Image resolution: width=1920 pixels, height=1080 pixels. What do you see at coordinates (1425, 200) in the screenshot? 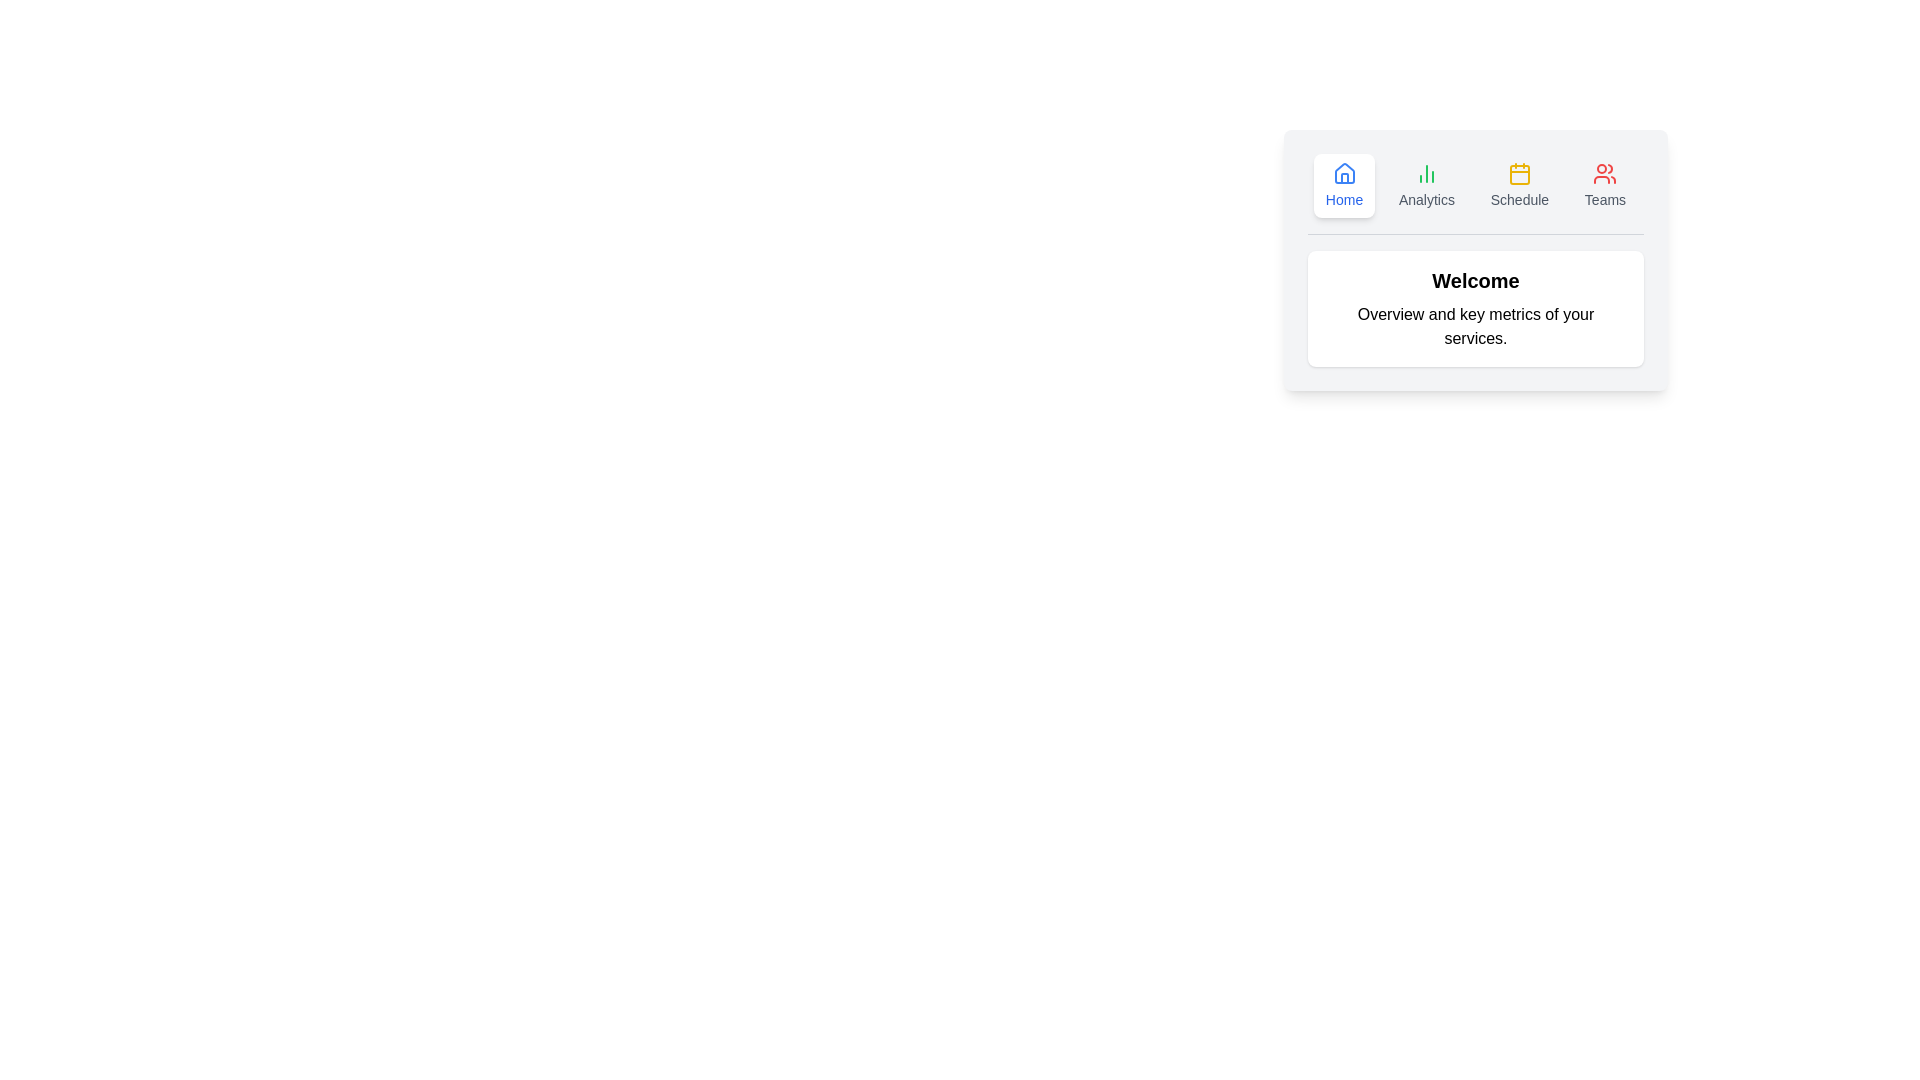
I see `the 'Analytics' text label, which is styled with a medium-sized font and positioned below an analytics icon, located between the 'Home' and 'Schedule' navigation items` at bounding box center [1425, 200].